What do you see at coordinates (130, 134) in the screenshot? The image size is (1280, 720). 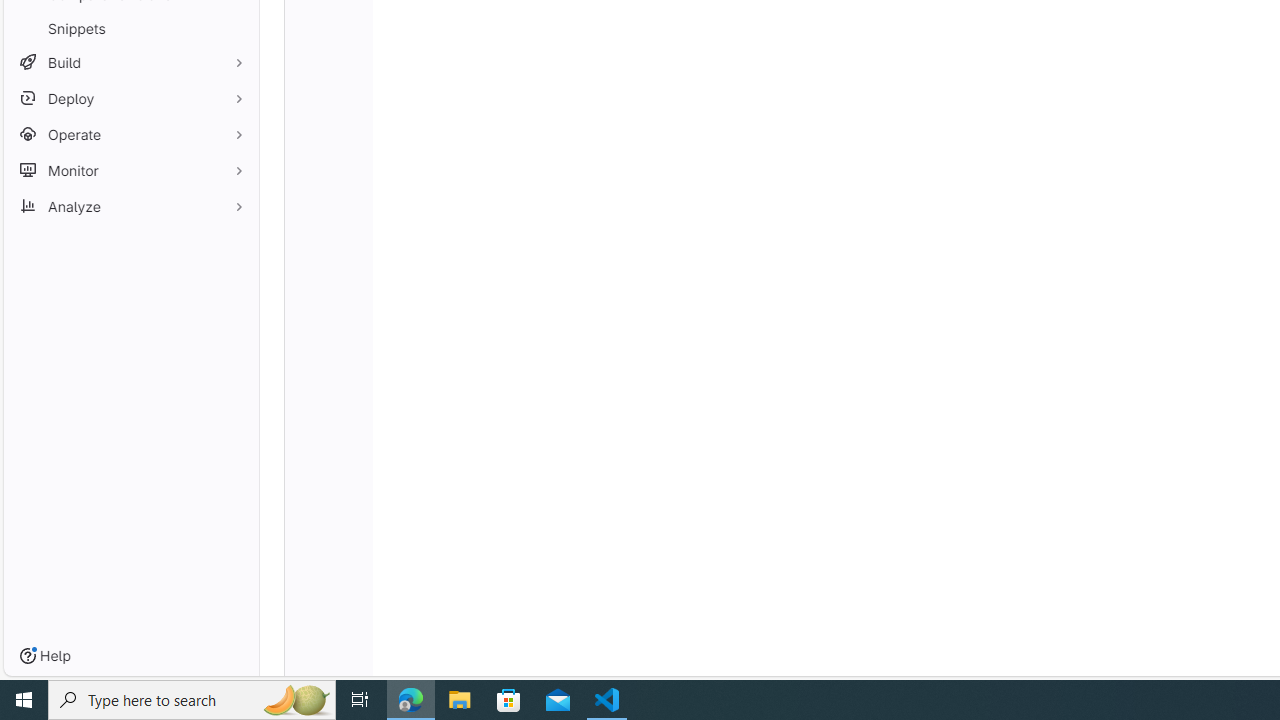 I see `'Operate'` at bounding box center [130, 134].